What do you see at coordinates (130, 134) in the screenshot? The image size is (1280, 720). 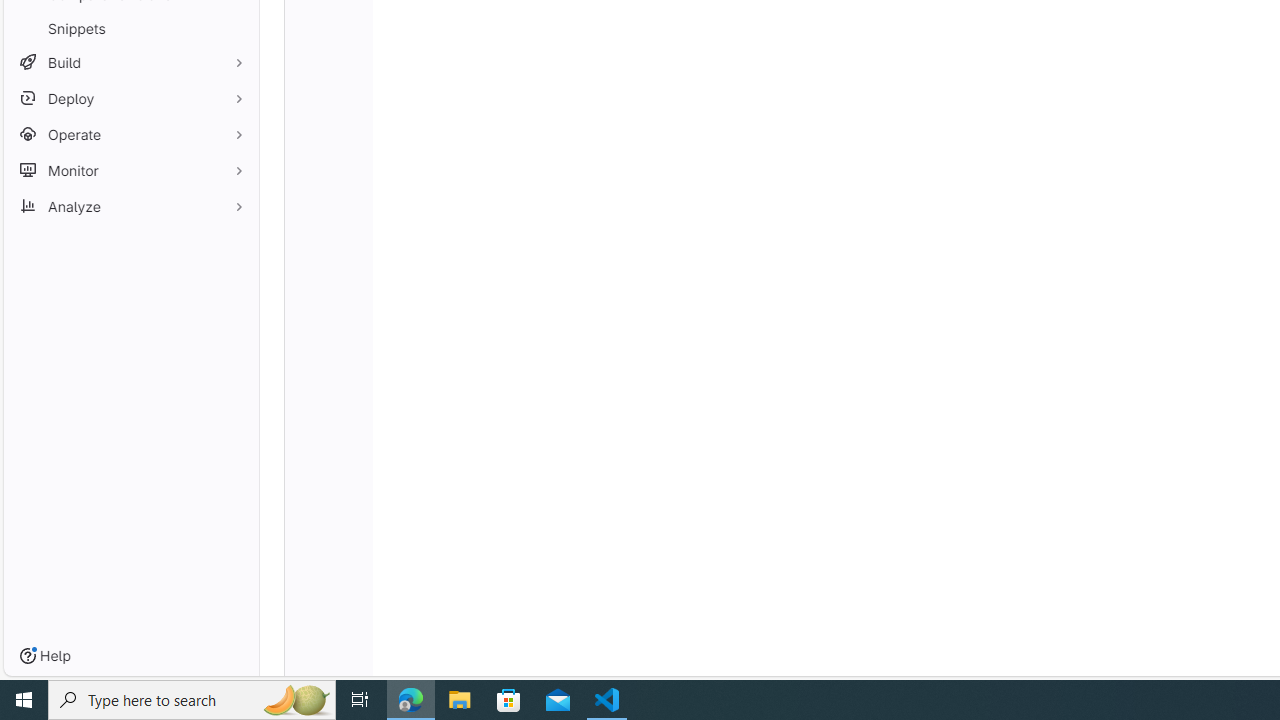 I see `'Operate'` at bounding box center [130, 134].